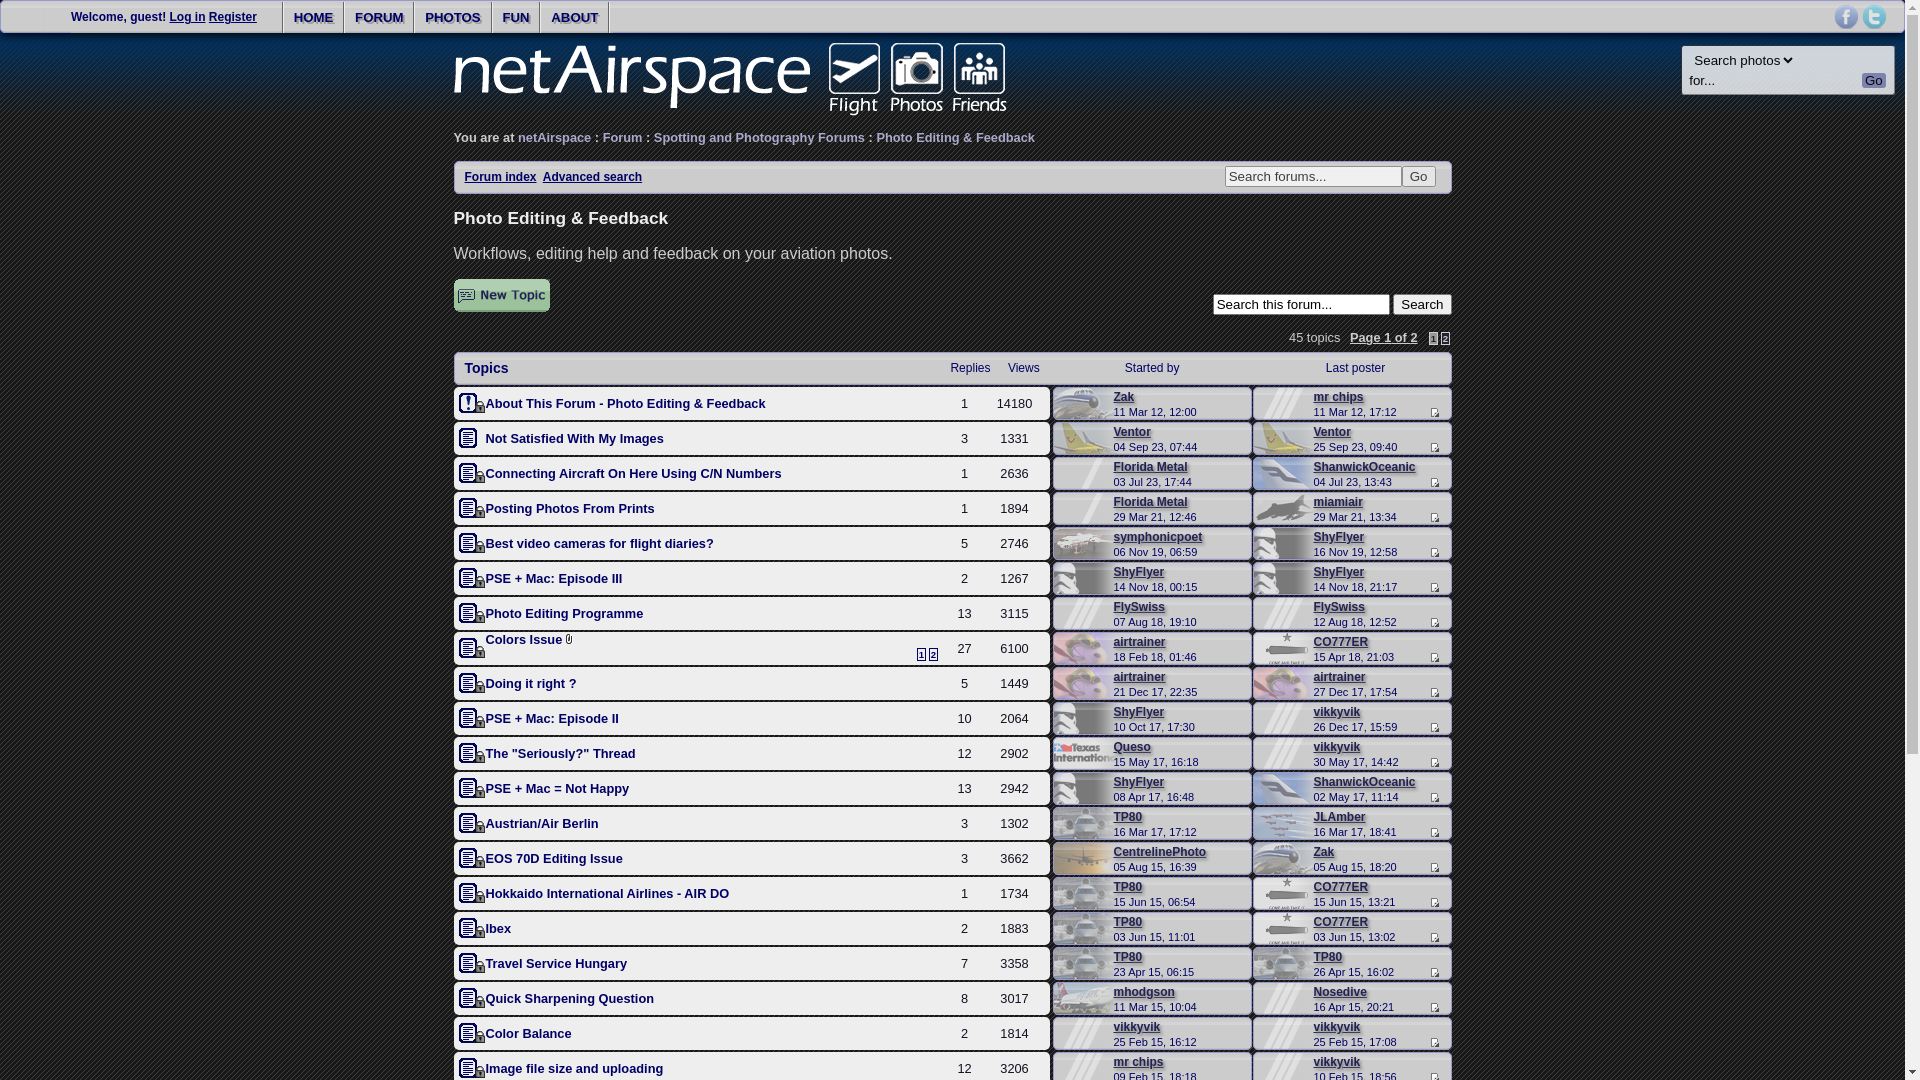  What do you see at coordinates (485, 753) in the screenshot?
I see `'The "Seriously?" Thread'` at bounding box center [485, 753].